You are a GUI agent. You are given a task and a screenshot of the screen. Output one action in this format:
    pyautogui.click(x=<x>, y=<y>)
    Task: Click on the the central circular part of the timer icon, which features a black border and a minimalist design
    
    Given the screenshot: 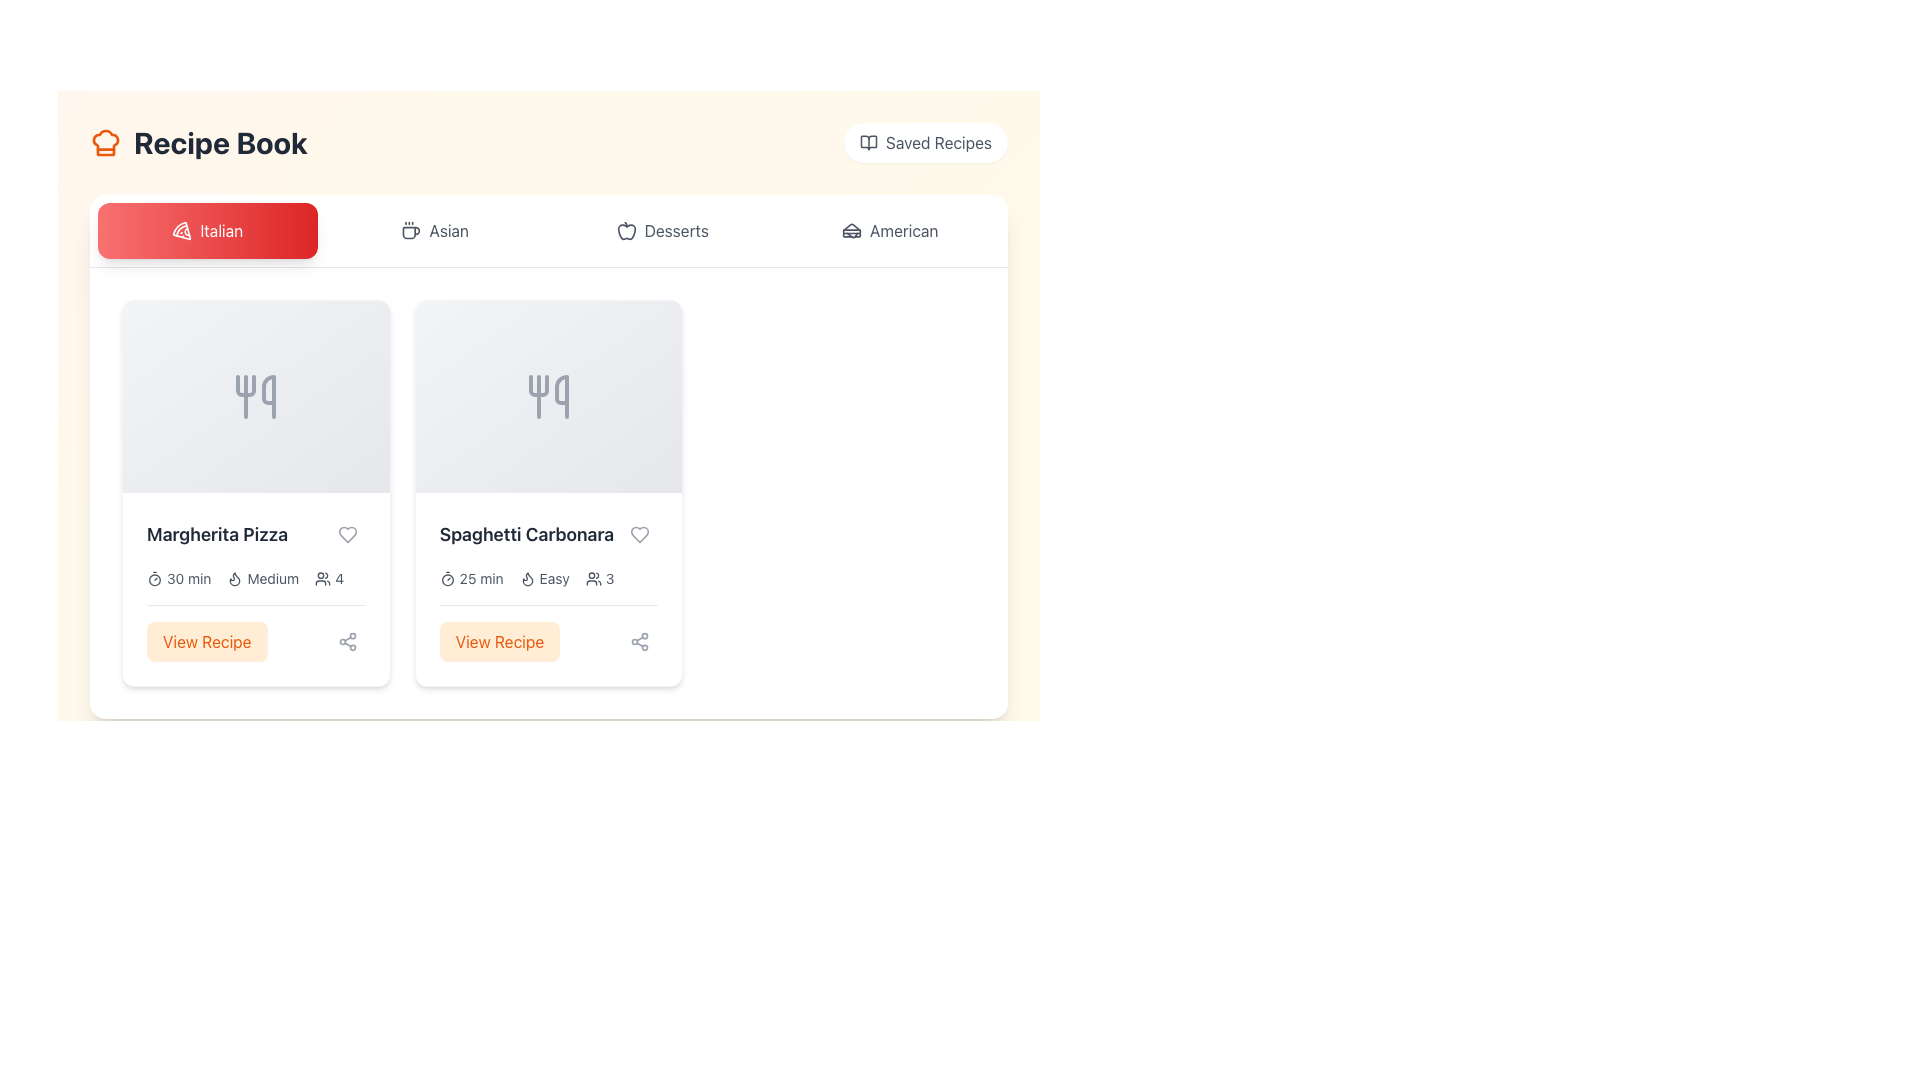 What is the action you would take?
    pyautogui.click(x=446, y=580)
    